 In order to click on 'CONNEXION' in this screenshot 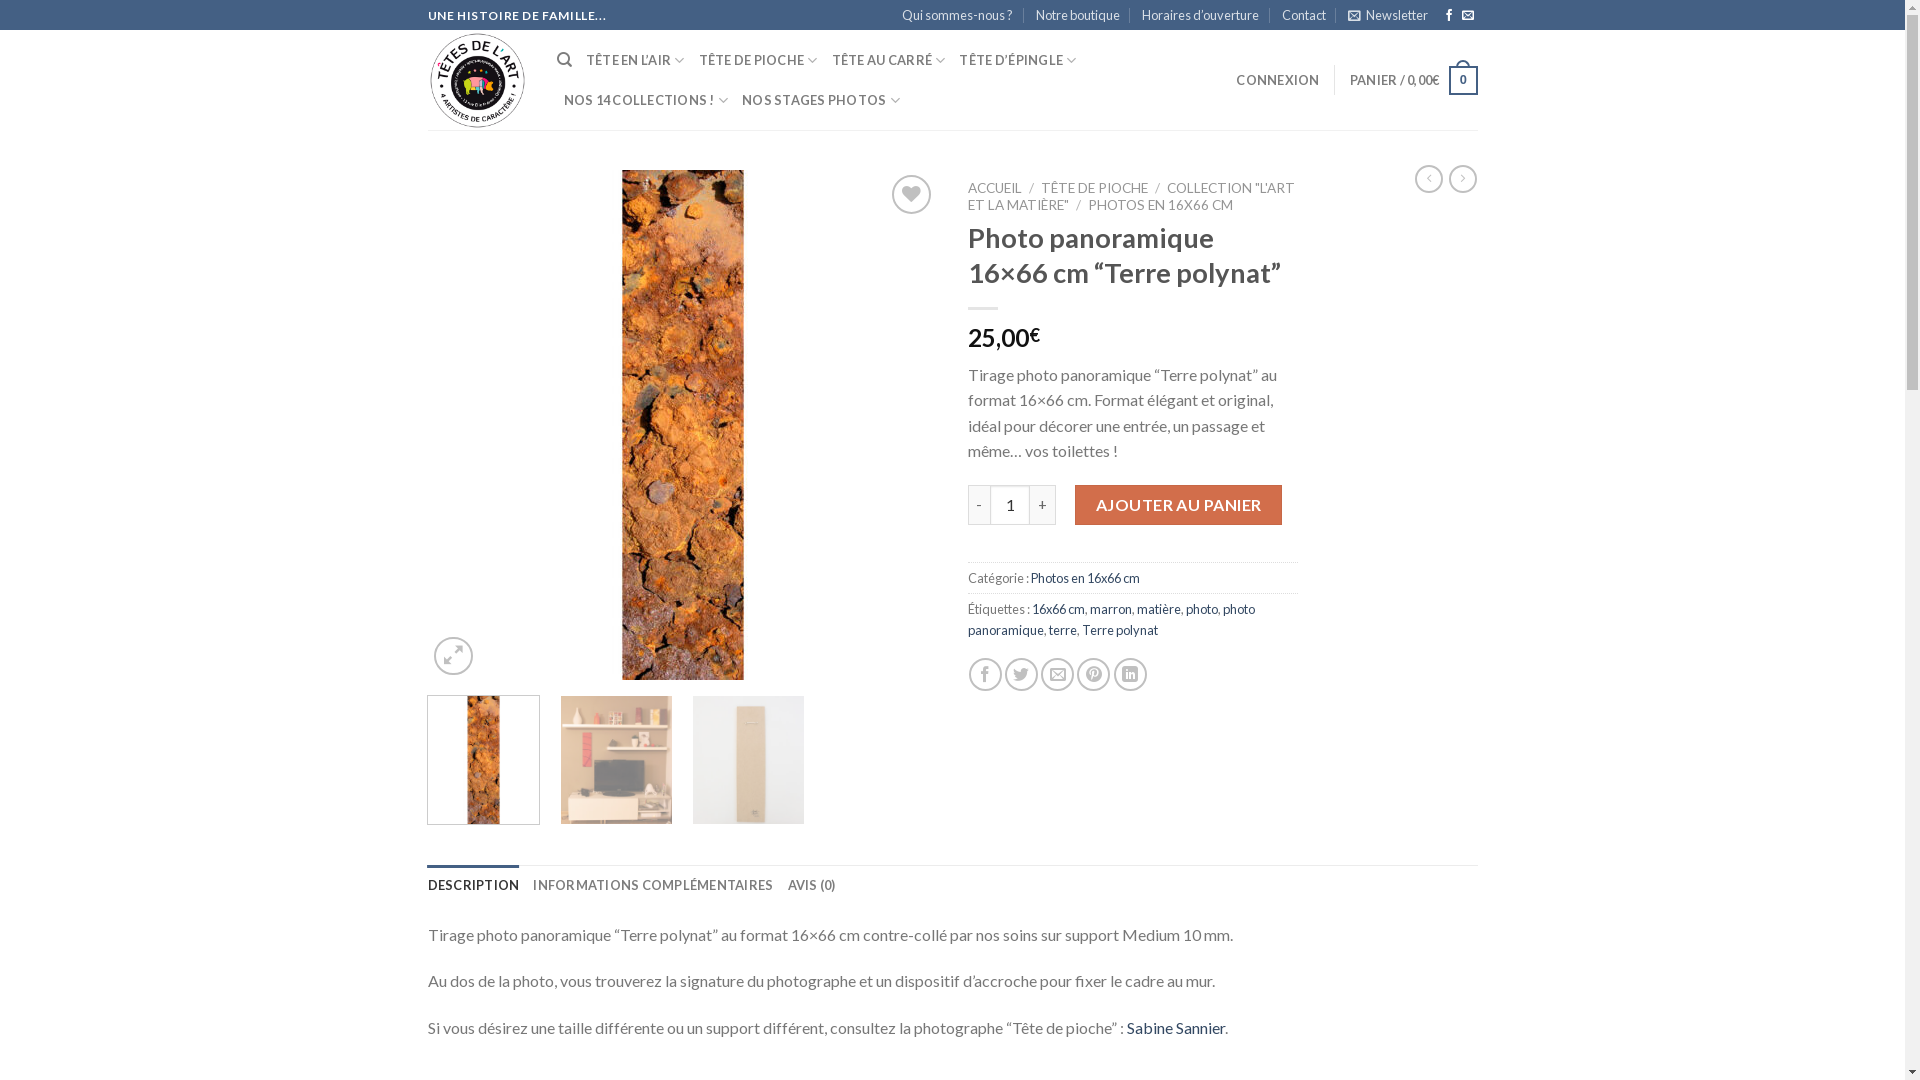, I will do `click(1235, 79)`.